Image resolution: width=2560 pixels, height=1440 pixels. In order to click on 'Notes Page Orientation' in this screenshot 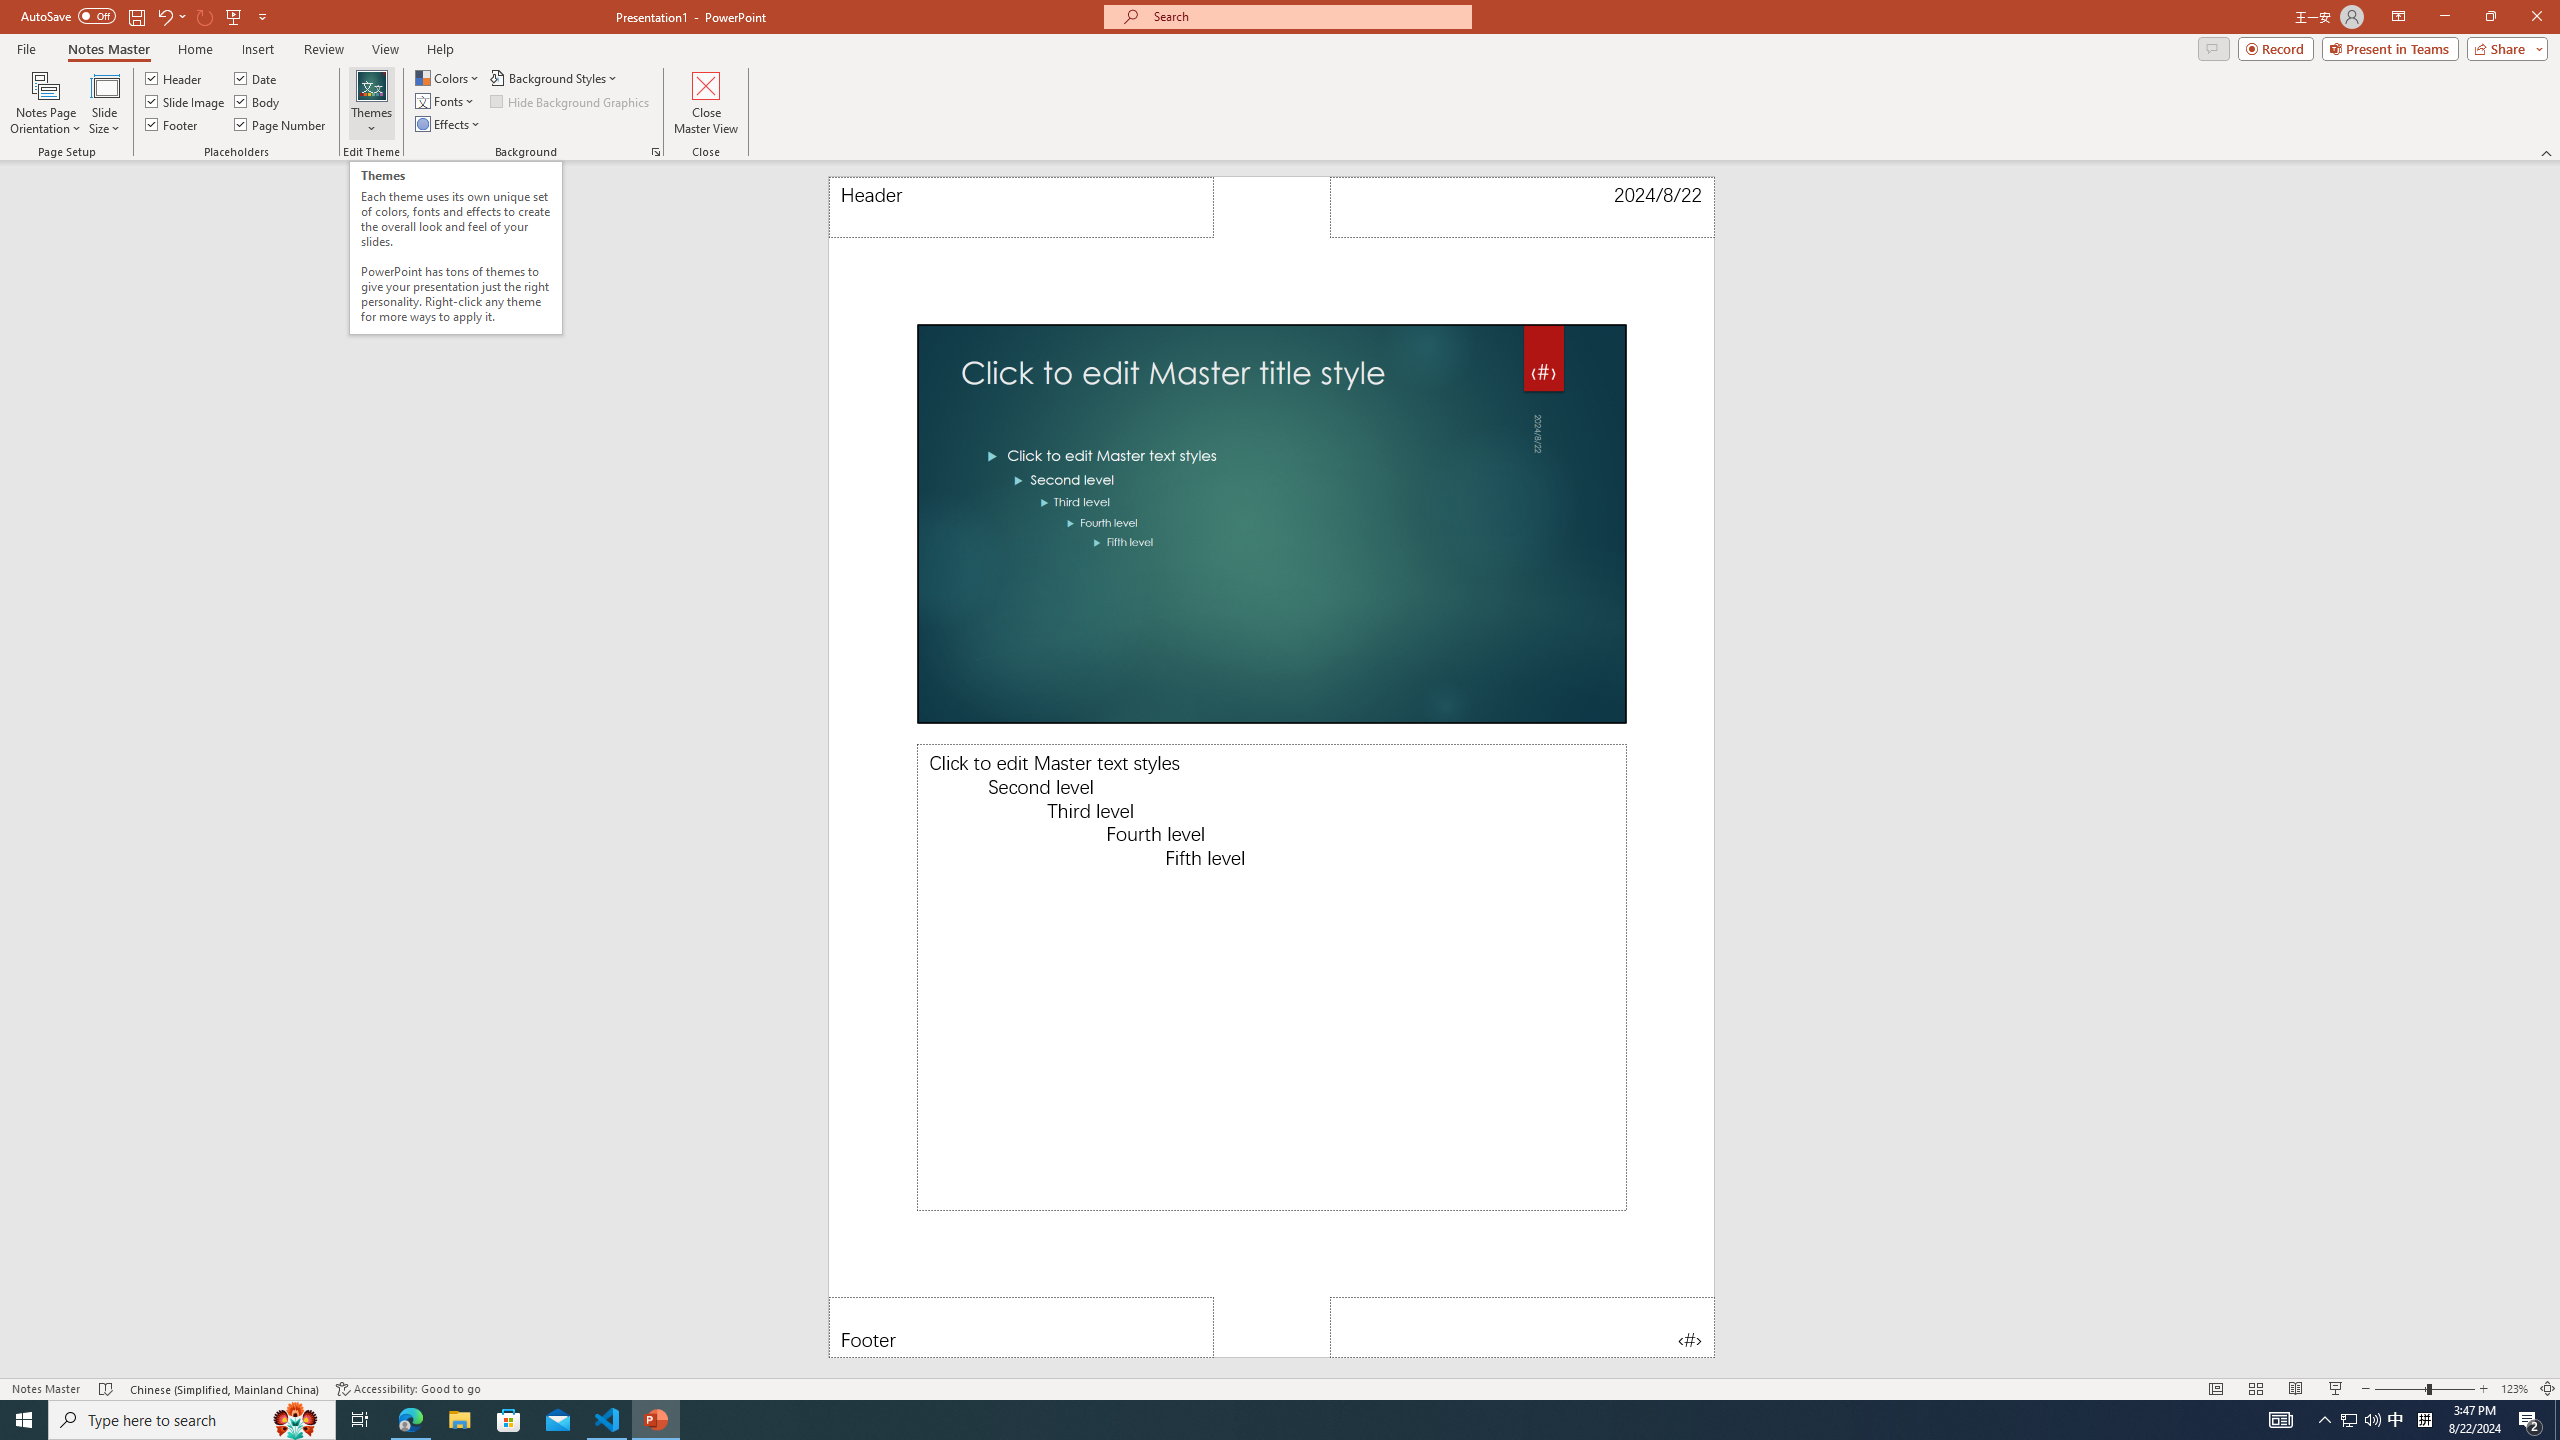, I will do `click(45, 103)`.